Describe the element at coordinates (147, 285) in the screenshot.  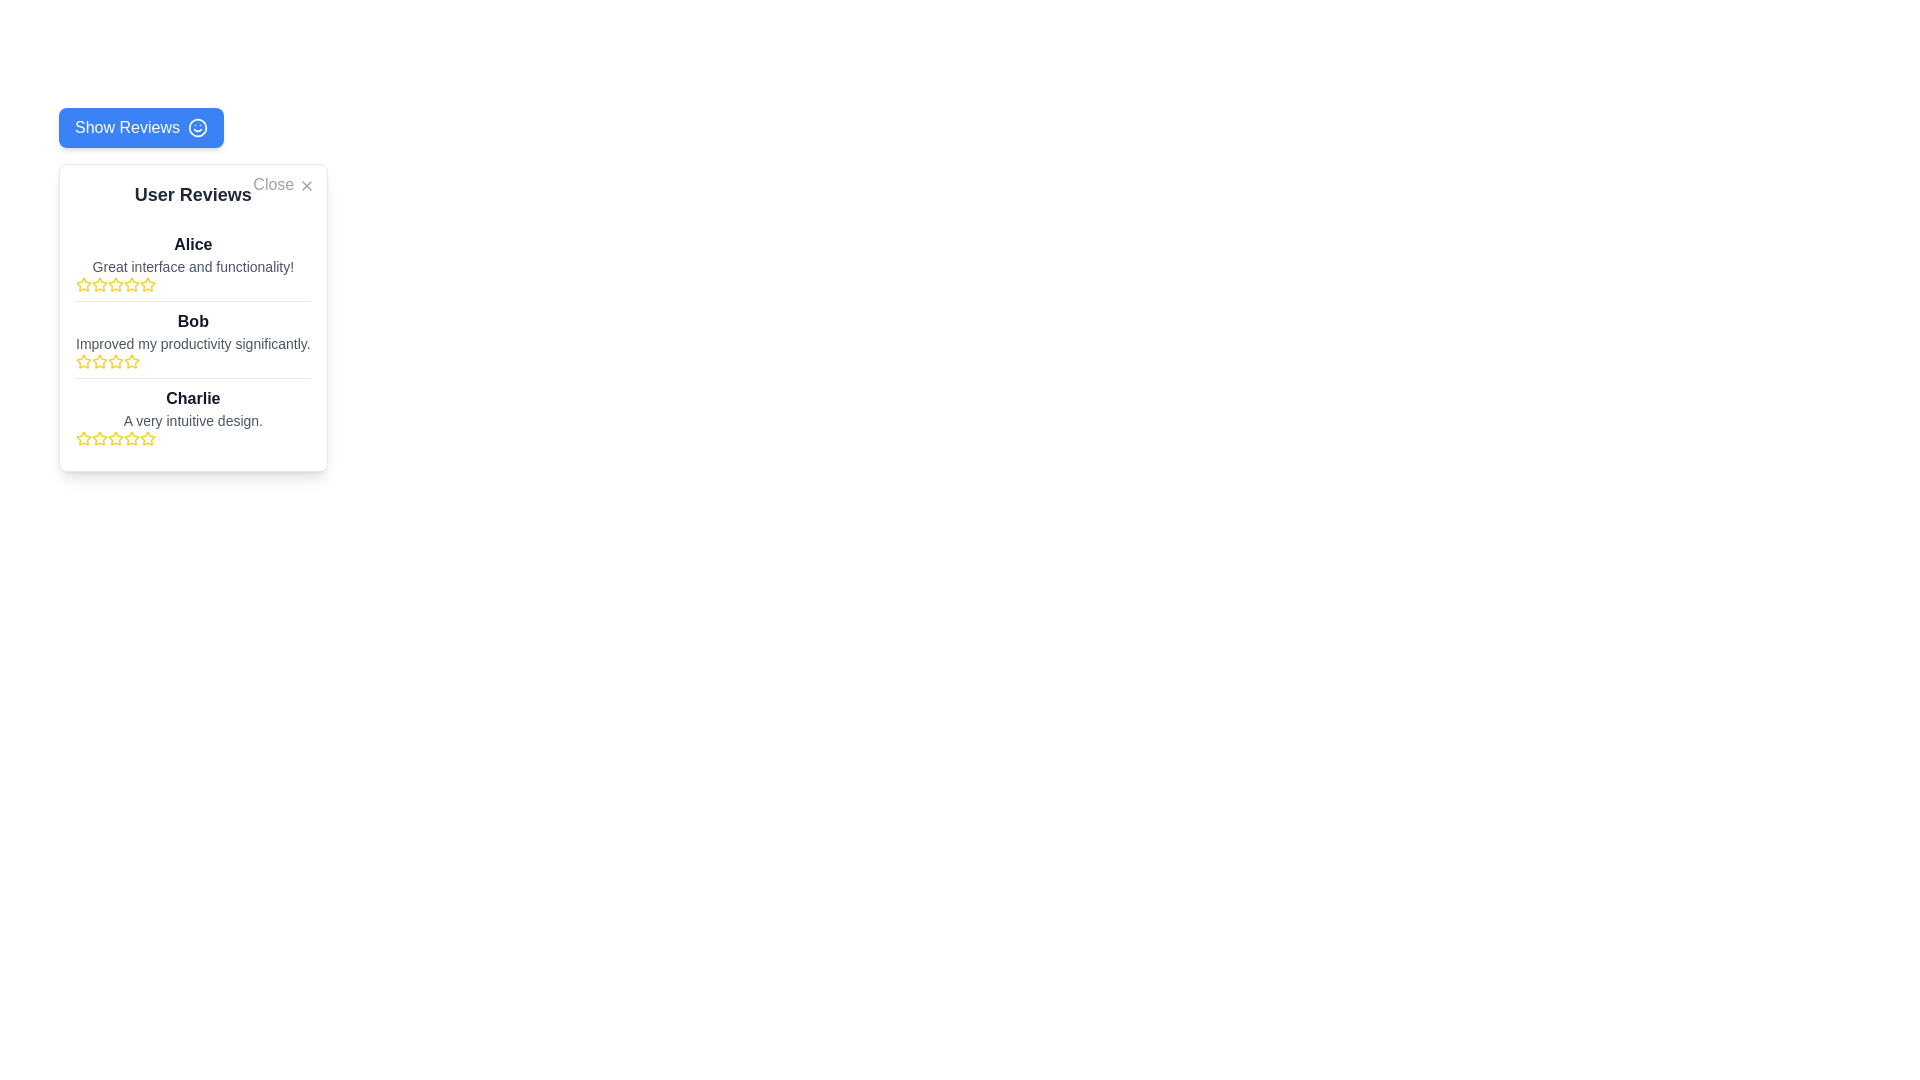
I see `the fifth yellow star icon in the rating bar under the review titled 'Alice' in the 'User Reviews' section` at that location.